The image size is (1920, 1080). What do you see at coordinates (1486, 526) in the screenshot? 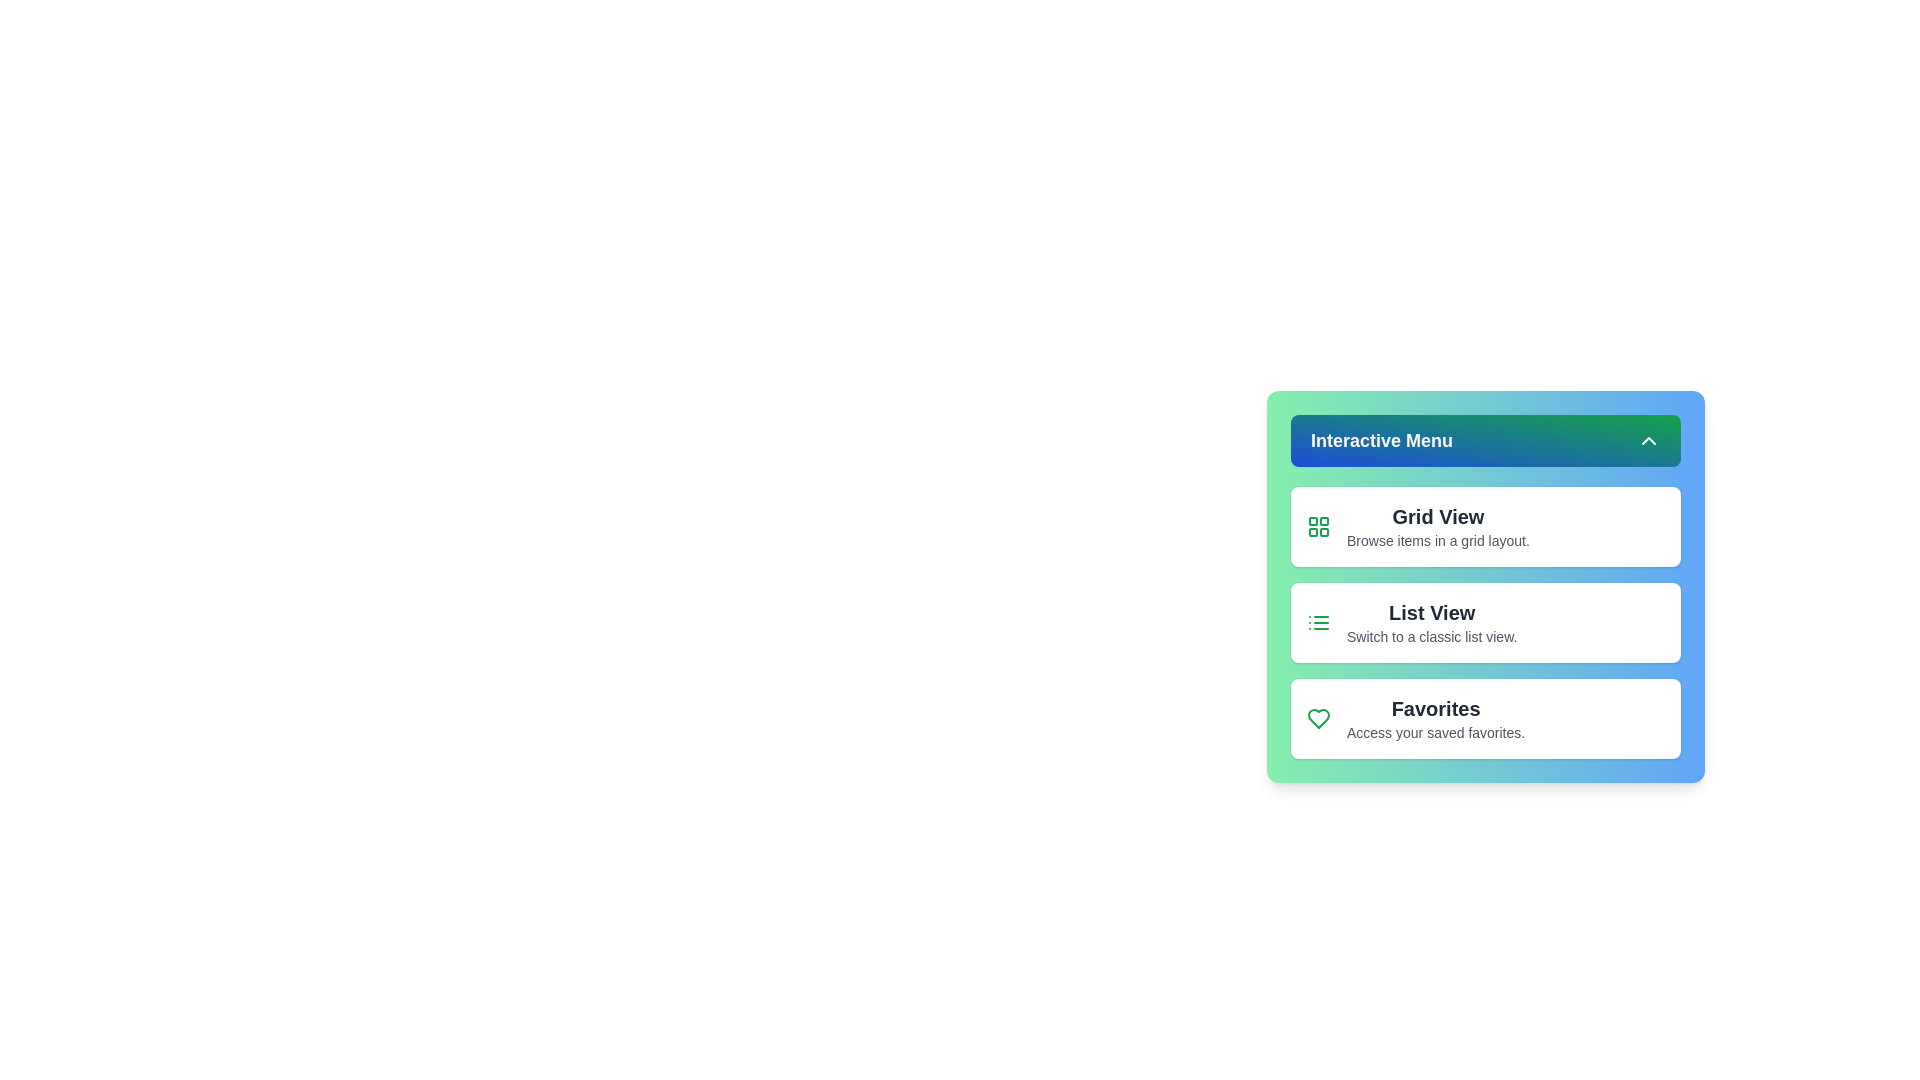
I see `the menu item Grid View to observe its hover effect` at bounding box center [1486, 526].